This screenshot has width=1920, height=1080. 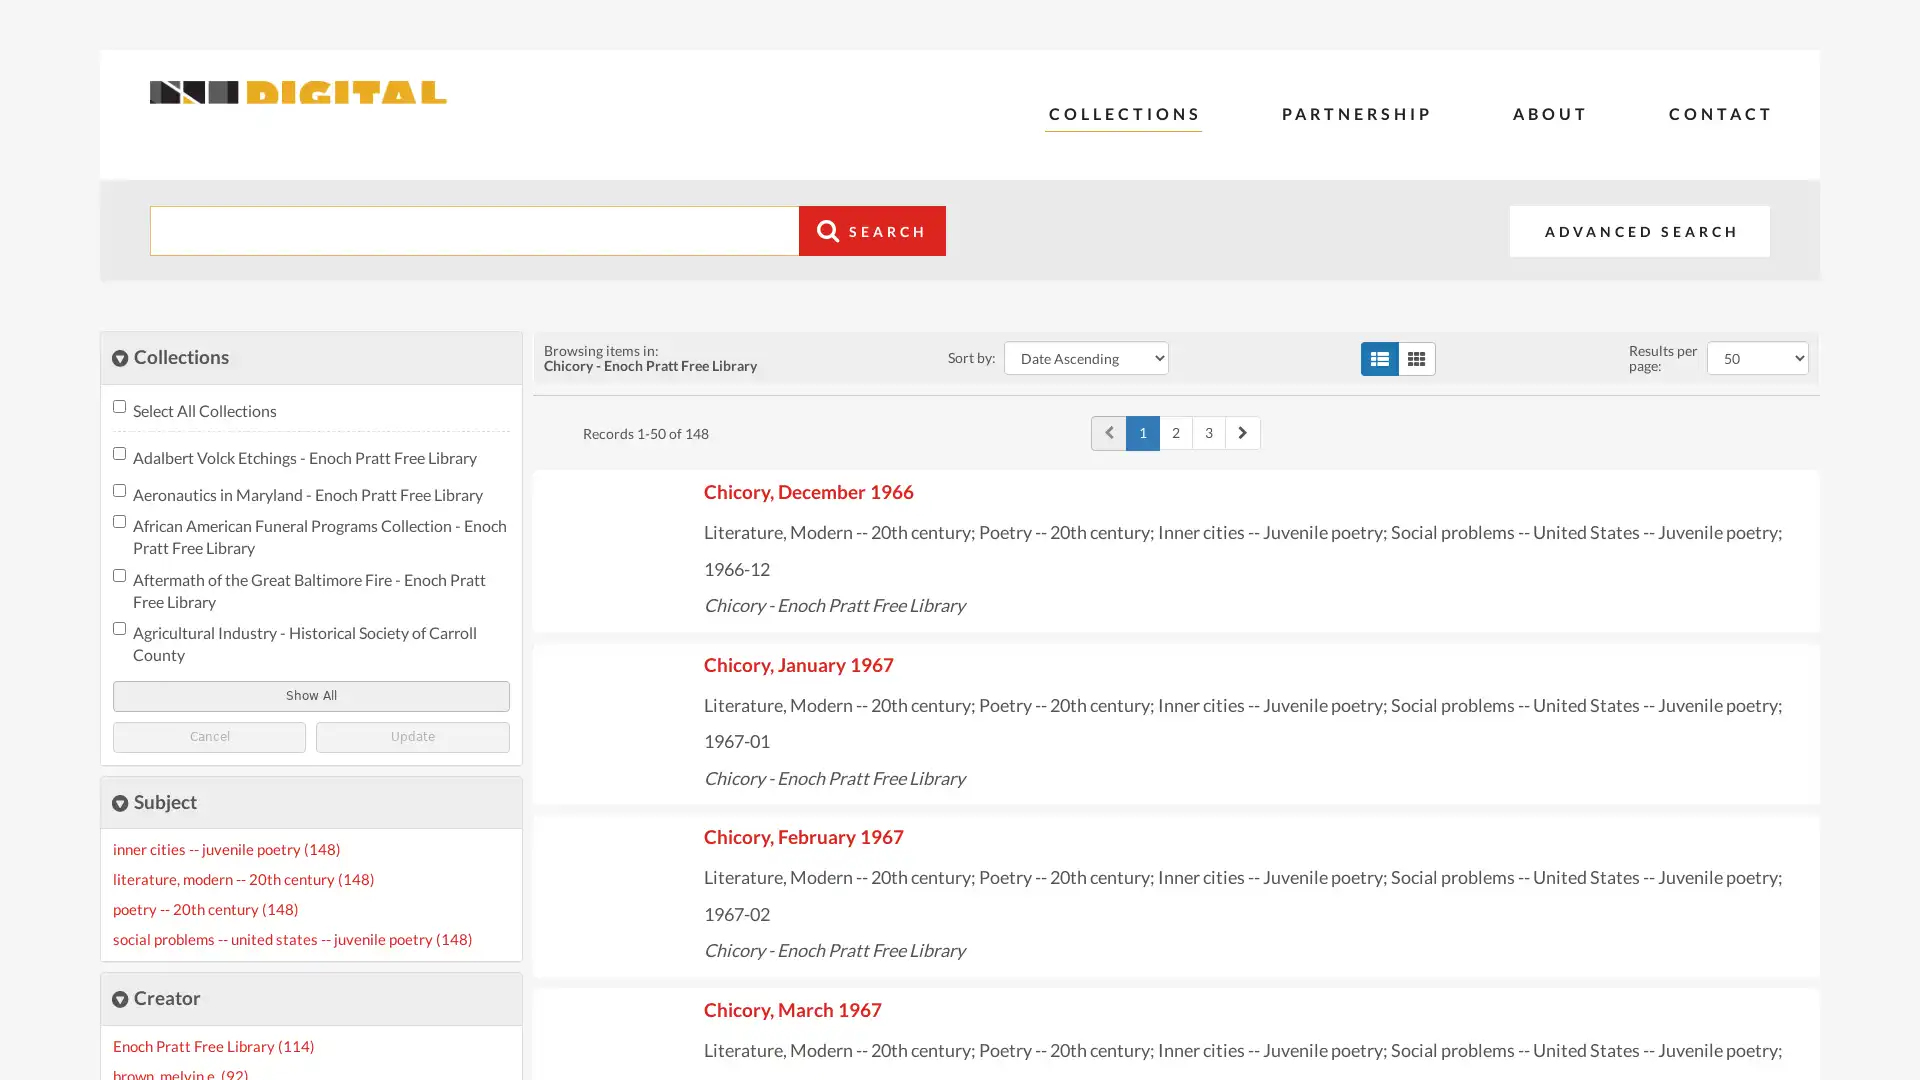 I want to click on Cancel, so click(x=209, y=736).